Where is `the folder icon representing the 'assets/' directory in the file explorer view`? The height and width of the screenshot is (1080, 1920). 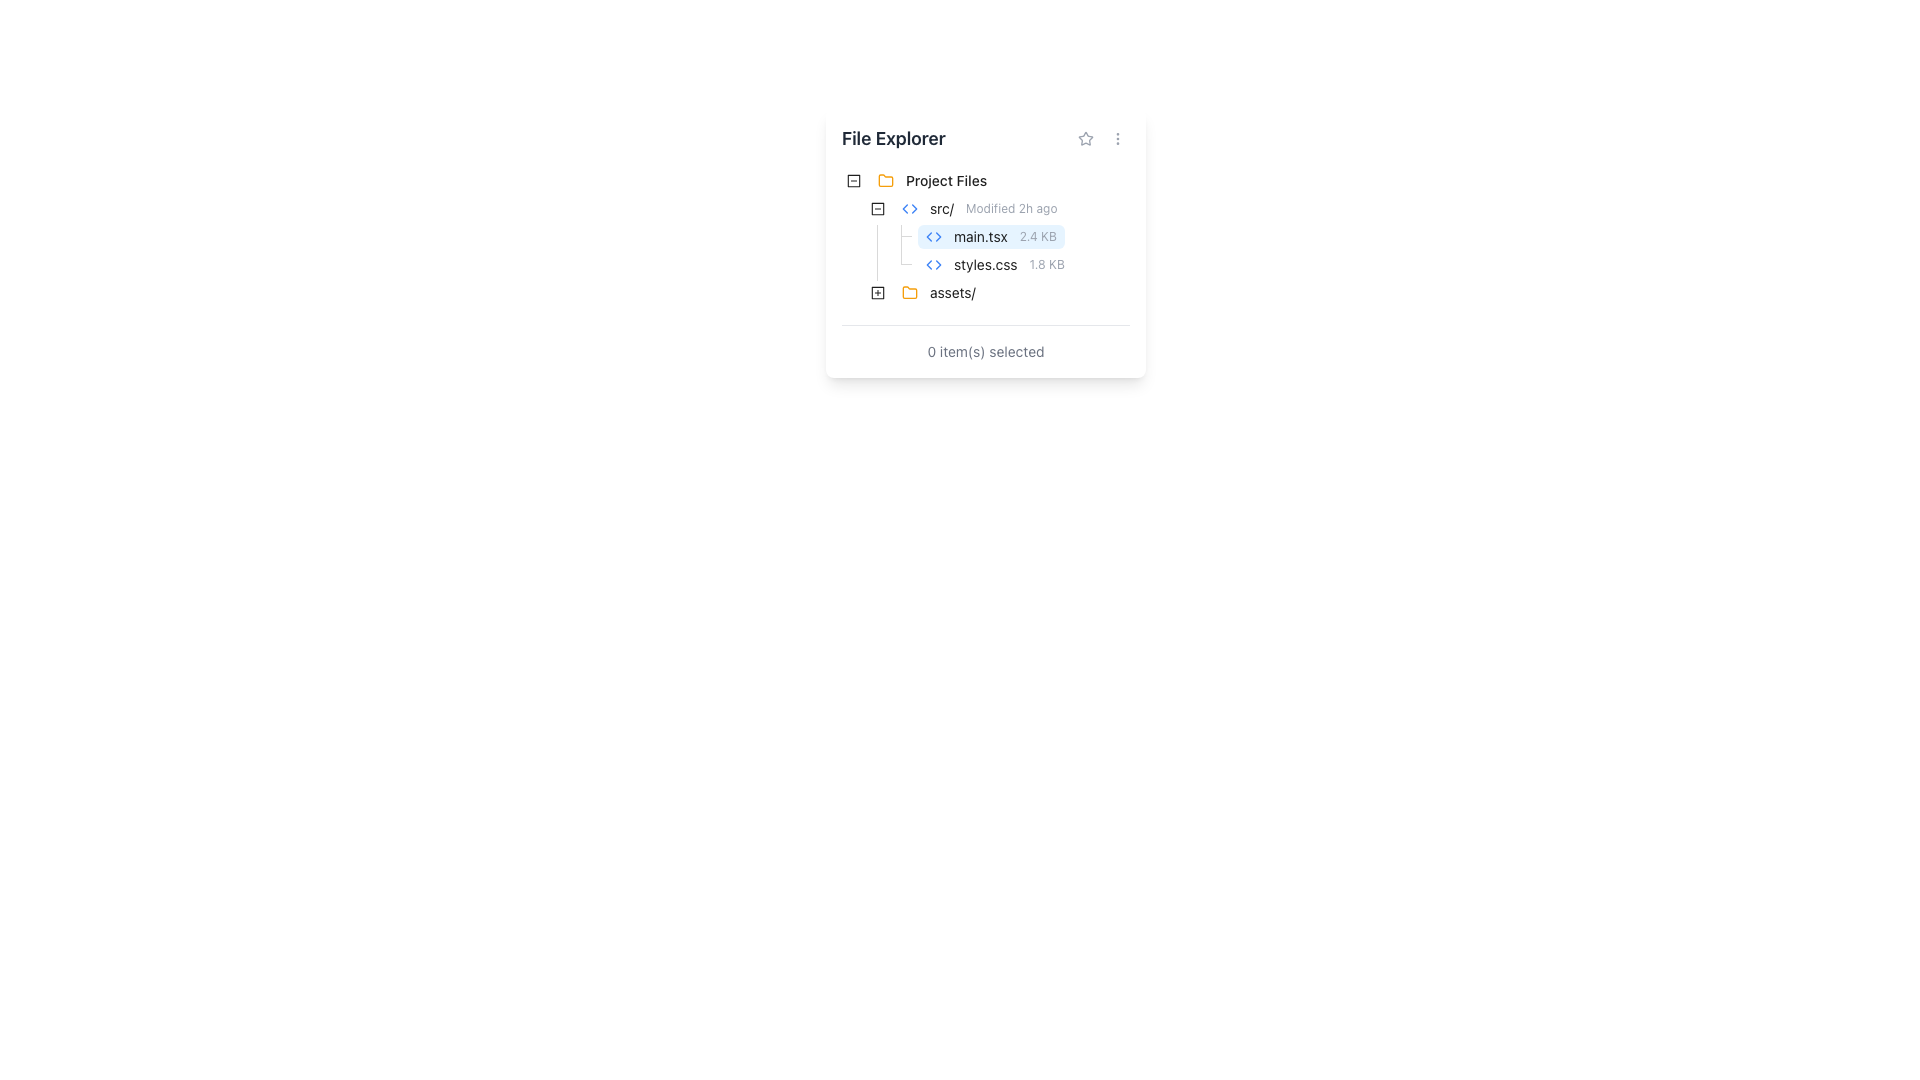 the folder icon representing the 'assets/' directory in the file explorer view is located at coordinates (909, 292).